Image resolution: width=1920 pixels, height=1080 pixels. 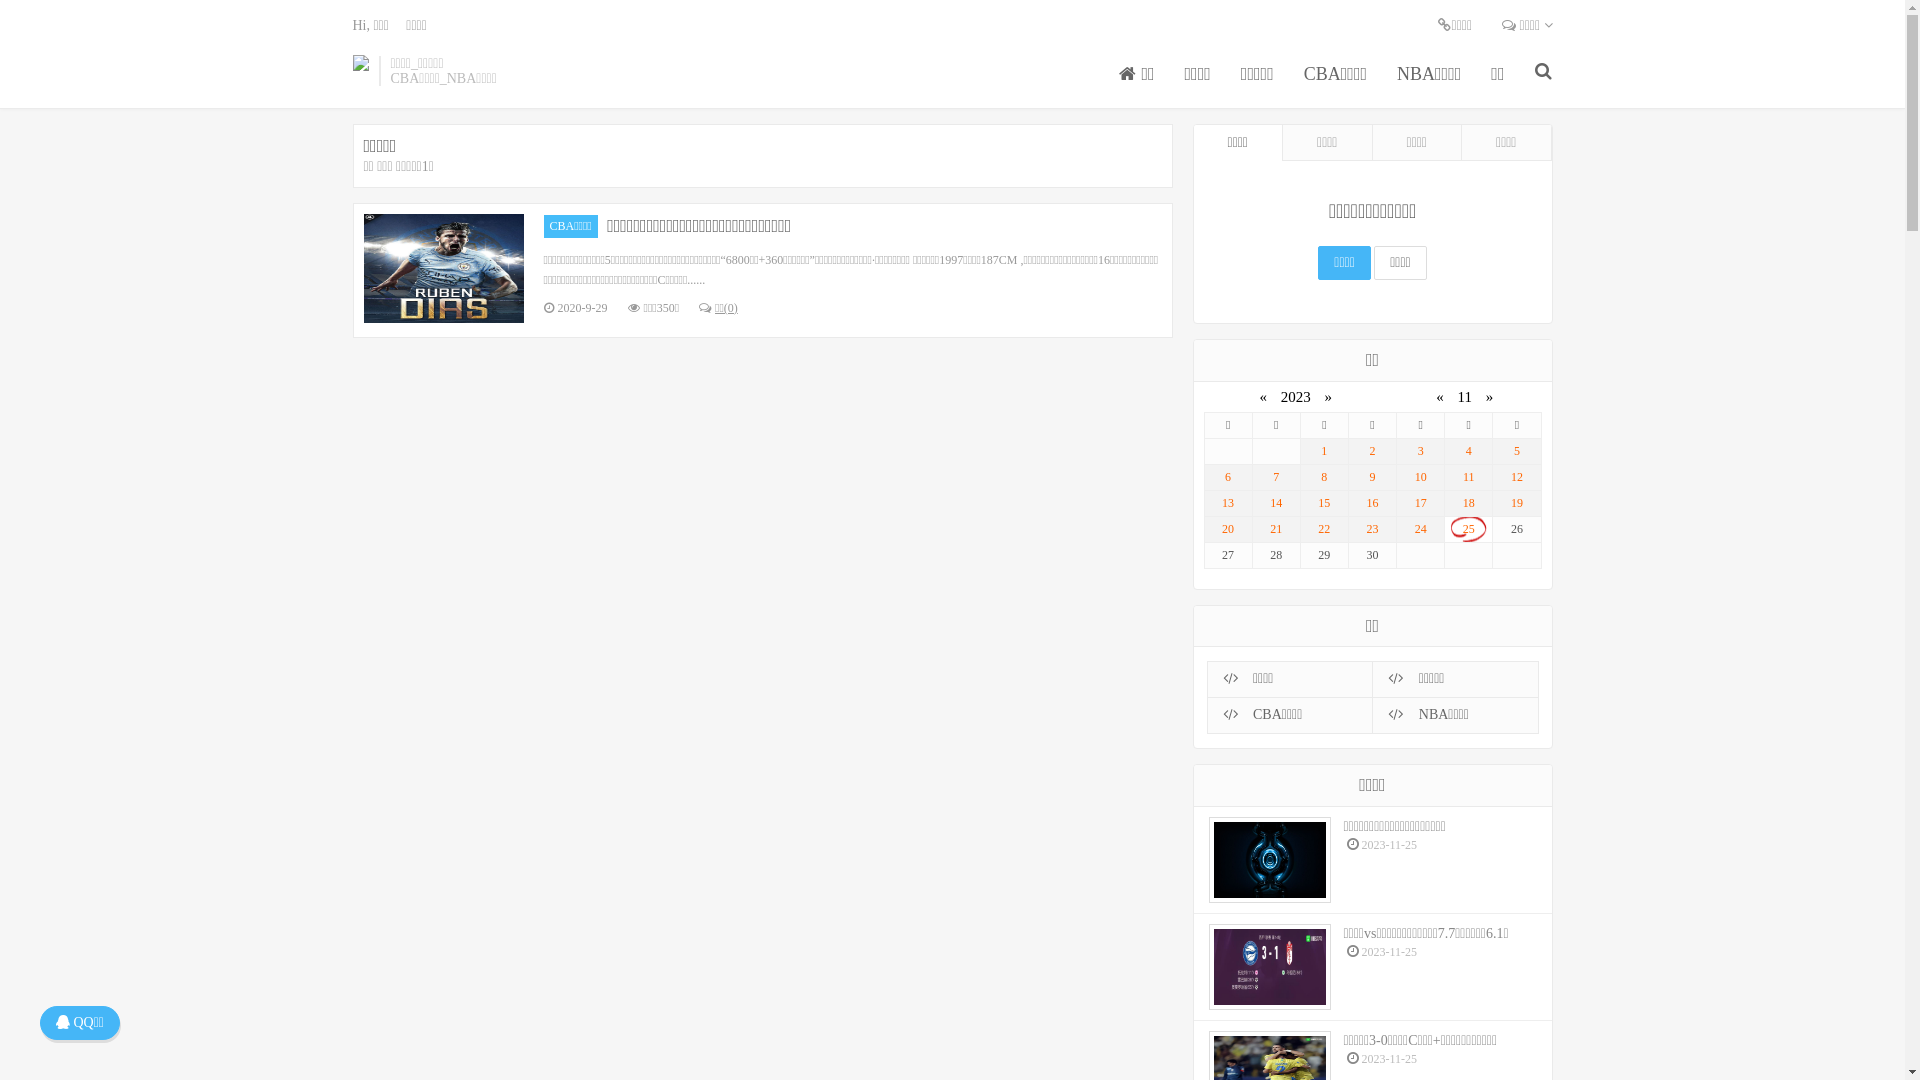 What do you see at coordinates (1324, 451) in the screenshot?
I see `'1'` at bounding box center [1324, 451].